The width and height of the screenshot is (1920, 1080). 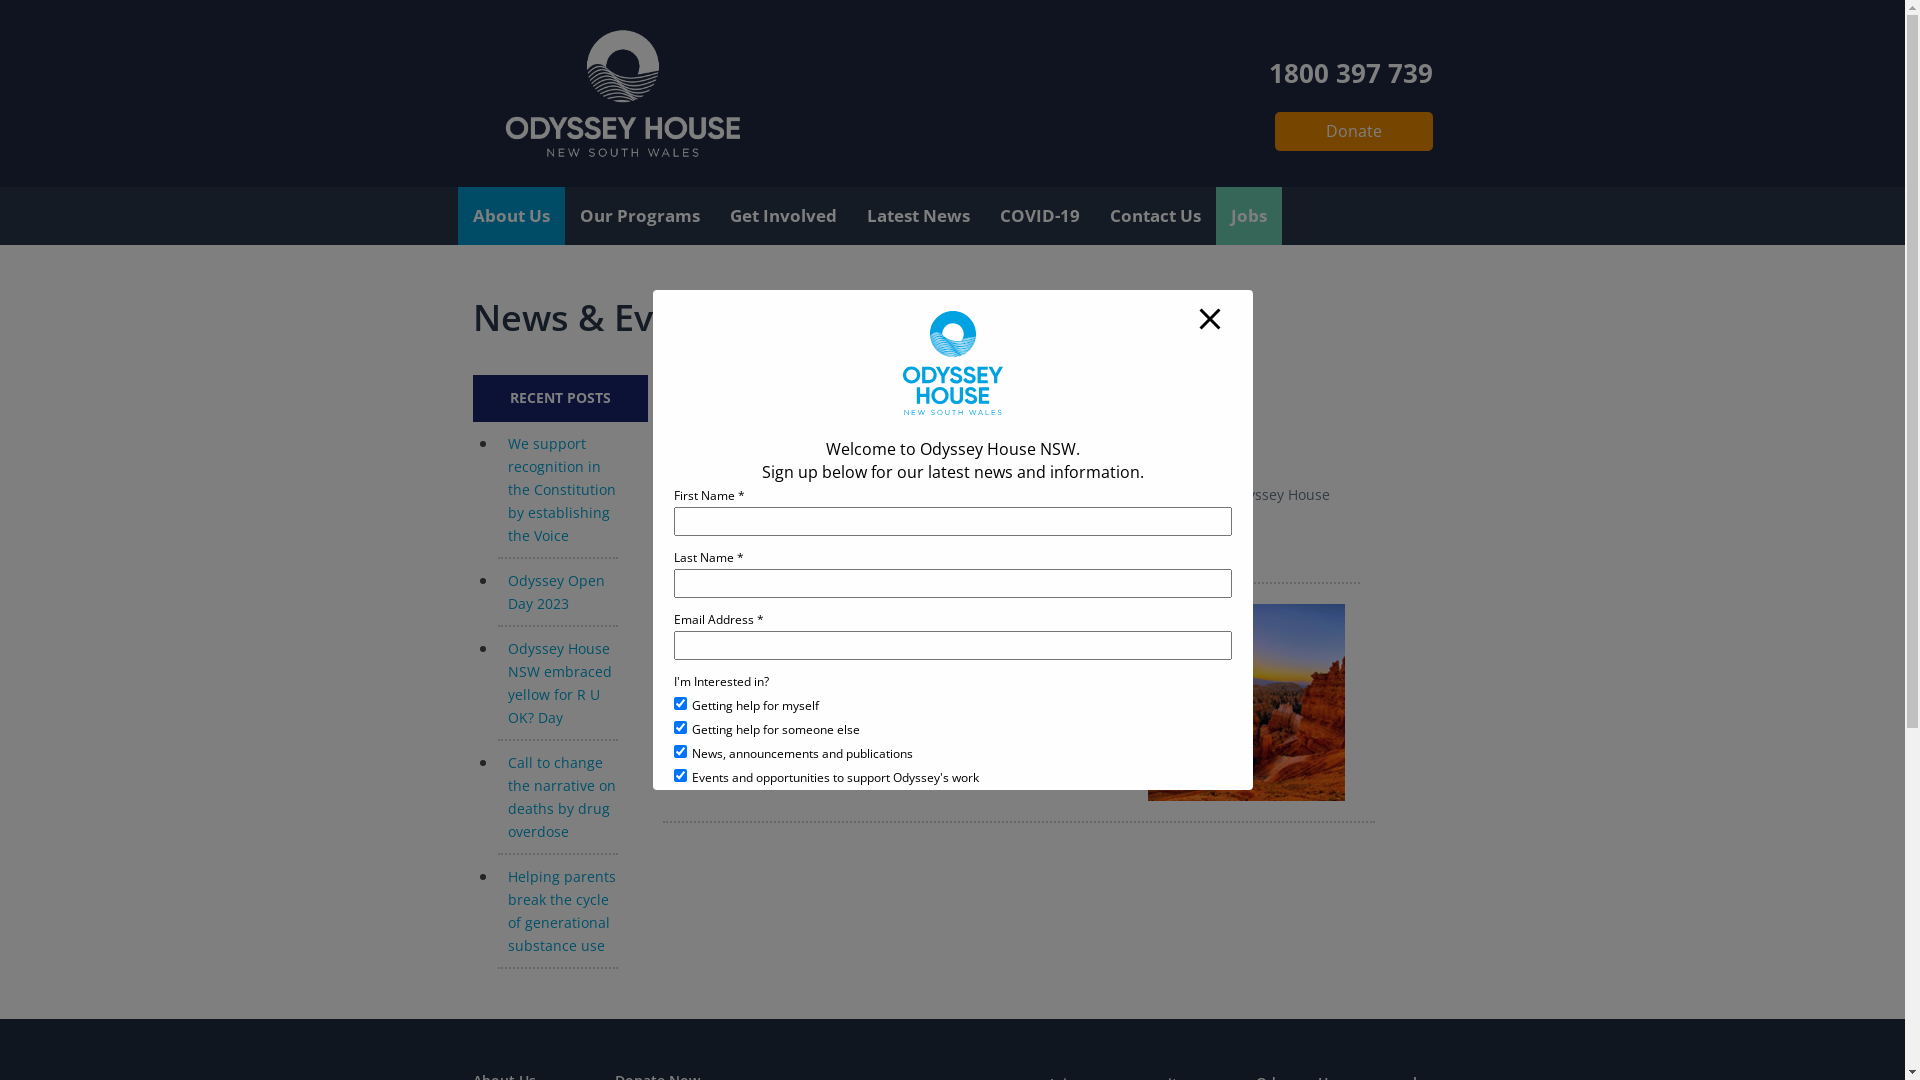 What do you see at coordinates (1154, 216) in the screenshot?
I see `'Contact Us'` at bounding box center [1154, 216].